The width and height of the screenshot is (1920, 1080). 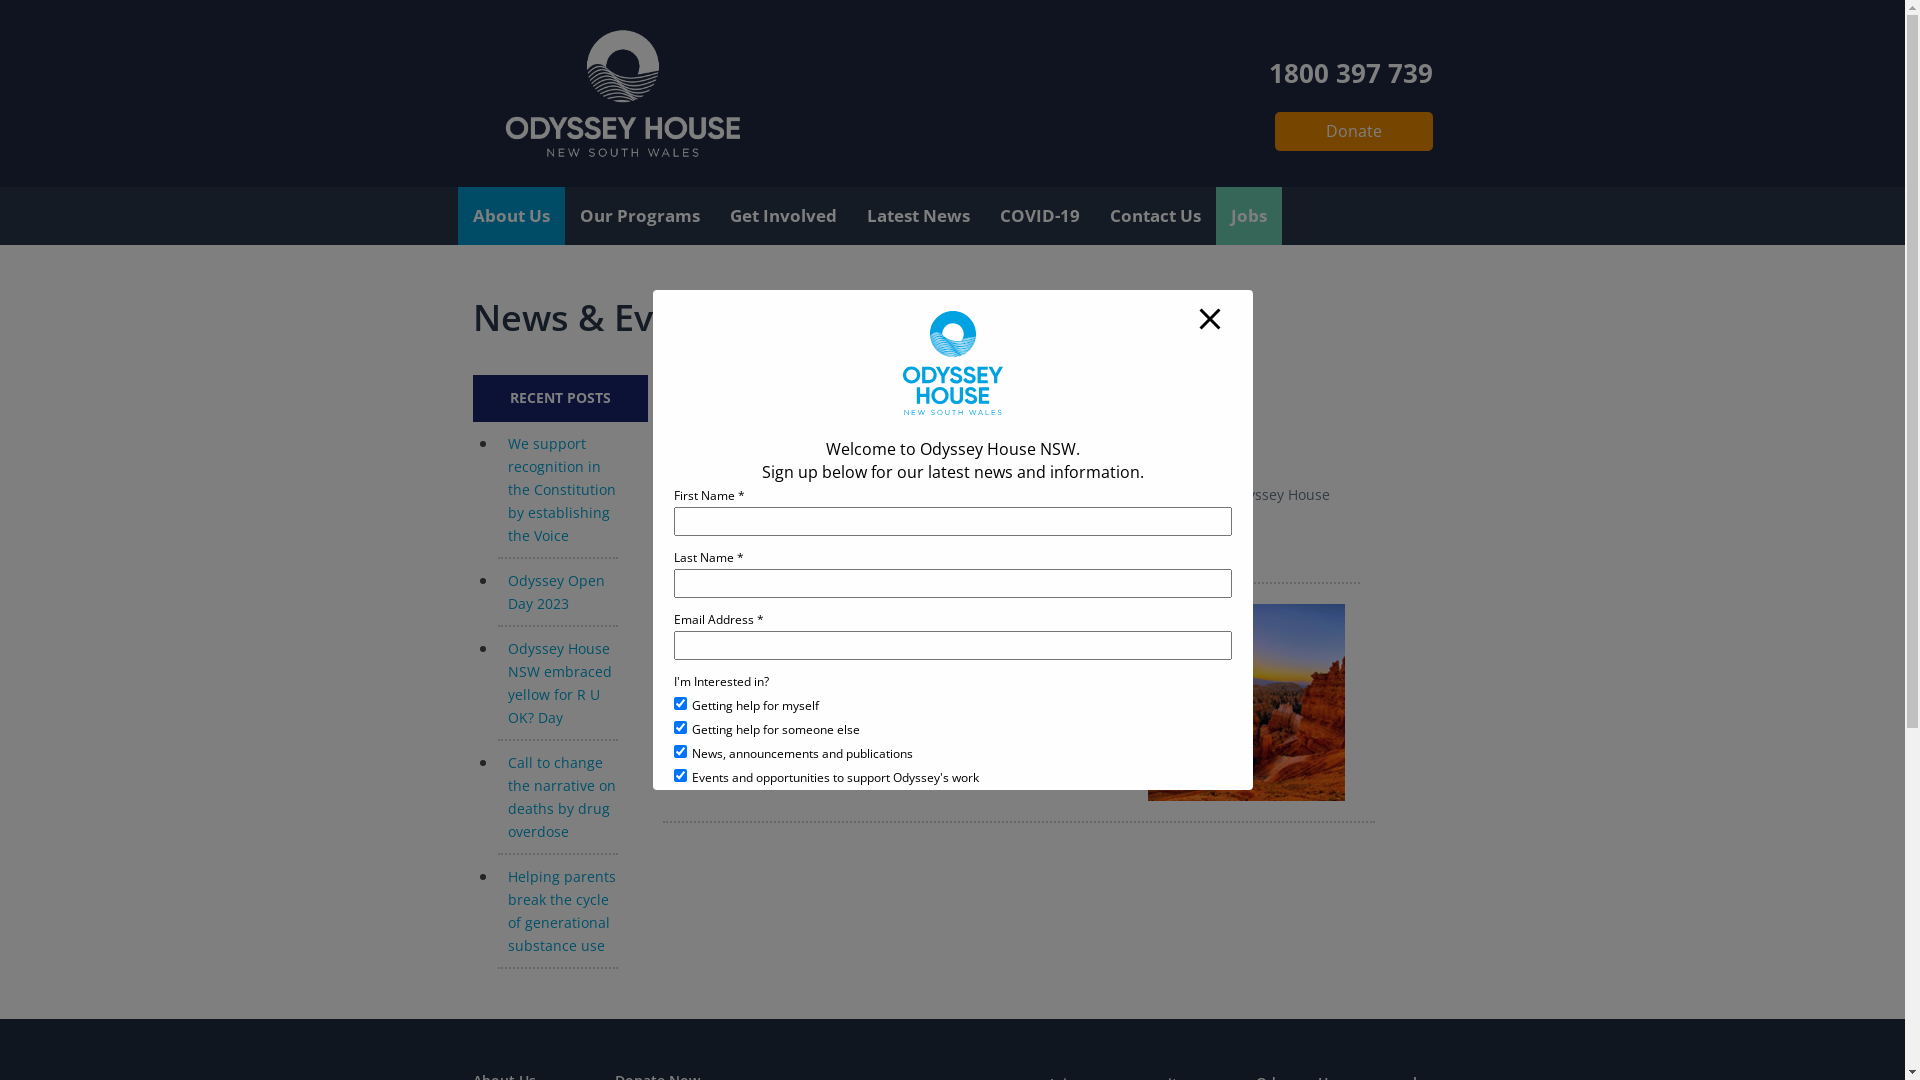 What do you see at coordinates (1154, 216) in the screenshot?
I see `'Contact Us'` at bounding box center [1154, 216].